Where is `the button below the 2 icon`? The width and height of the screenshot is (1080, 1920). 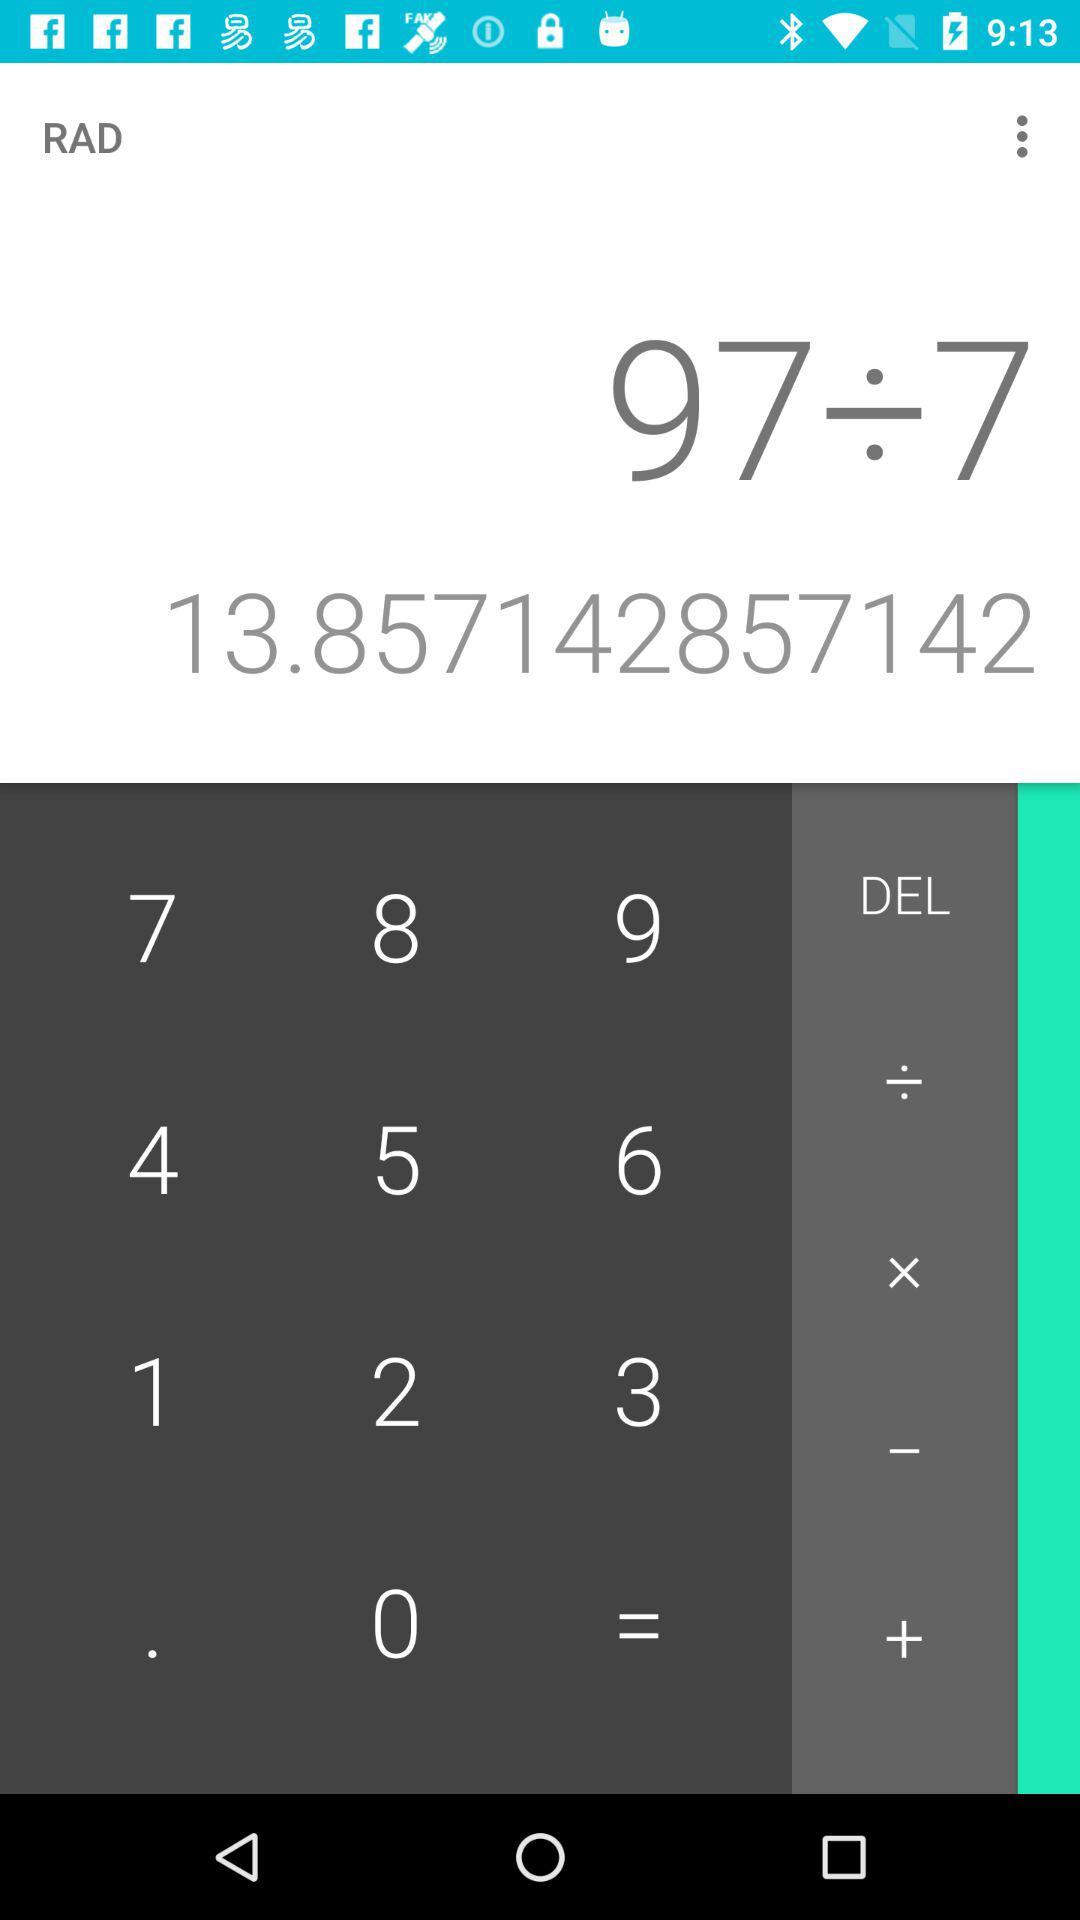 the button below the 2 icon is located at coordinates (639, 1625).